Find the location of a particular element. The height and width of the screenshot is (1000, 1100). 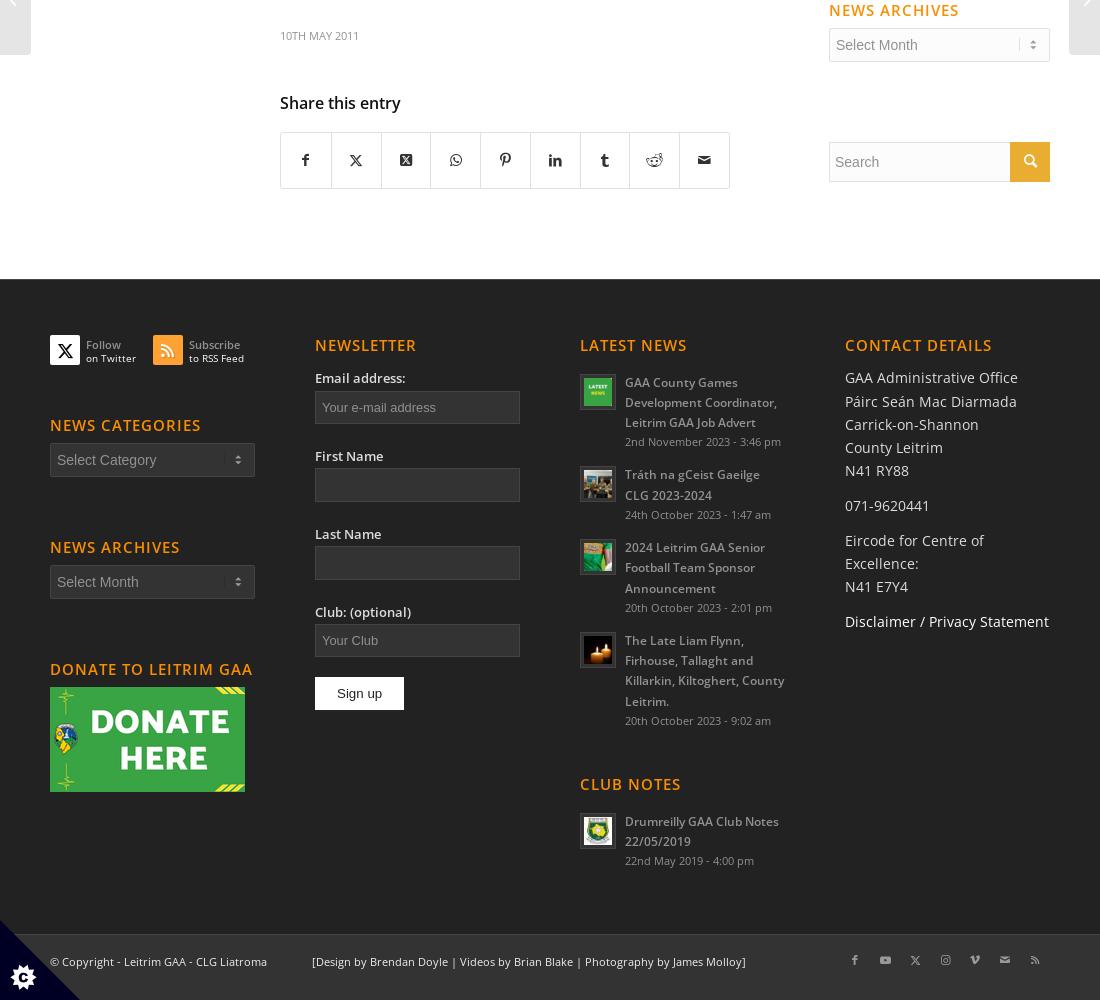

'10th May 2011' is located at coordinates (318, 34).